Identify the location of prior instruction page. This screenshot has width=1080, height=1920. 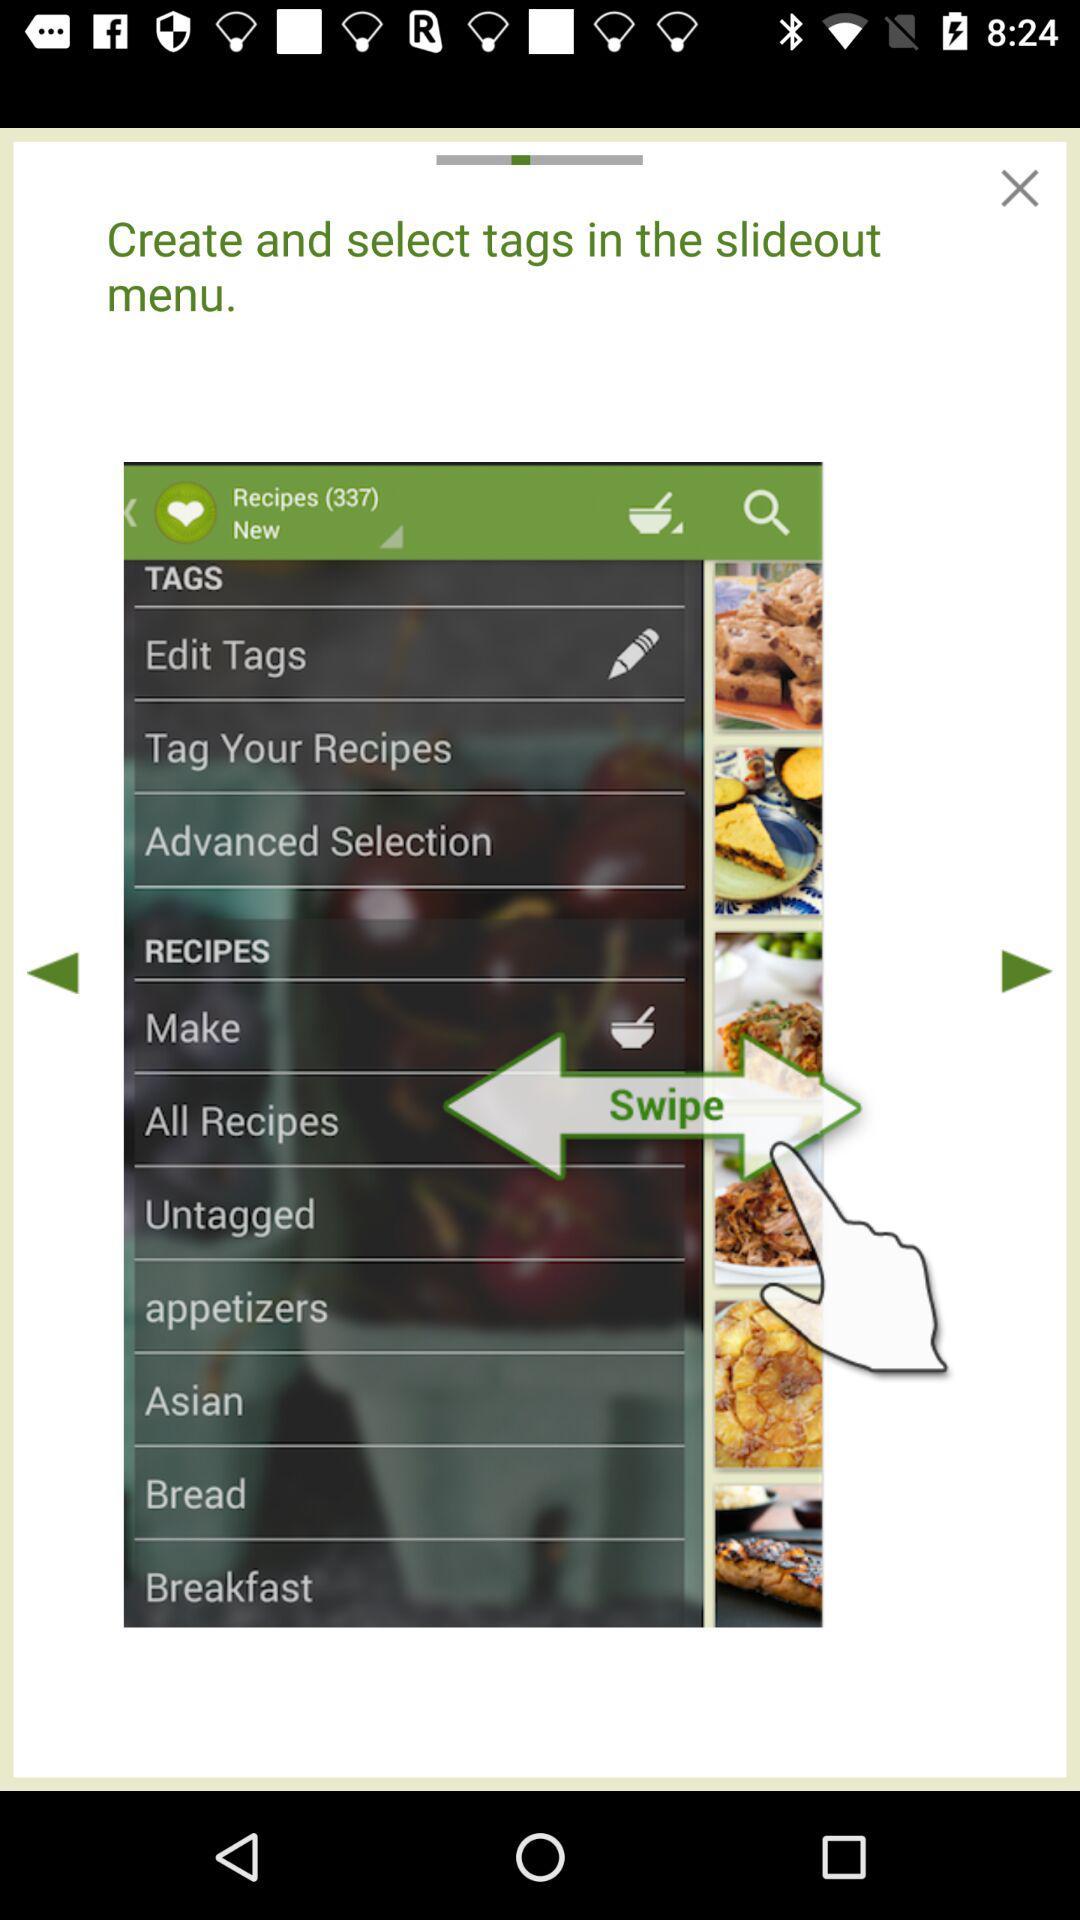
(52, 971).